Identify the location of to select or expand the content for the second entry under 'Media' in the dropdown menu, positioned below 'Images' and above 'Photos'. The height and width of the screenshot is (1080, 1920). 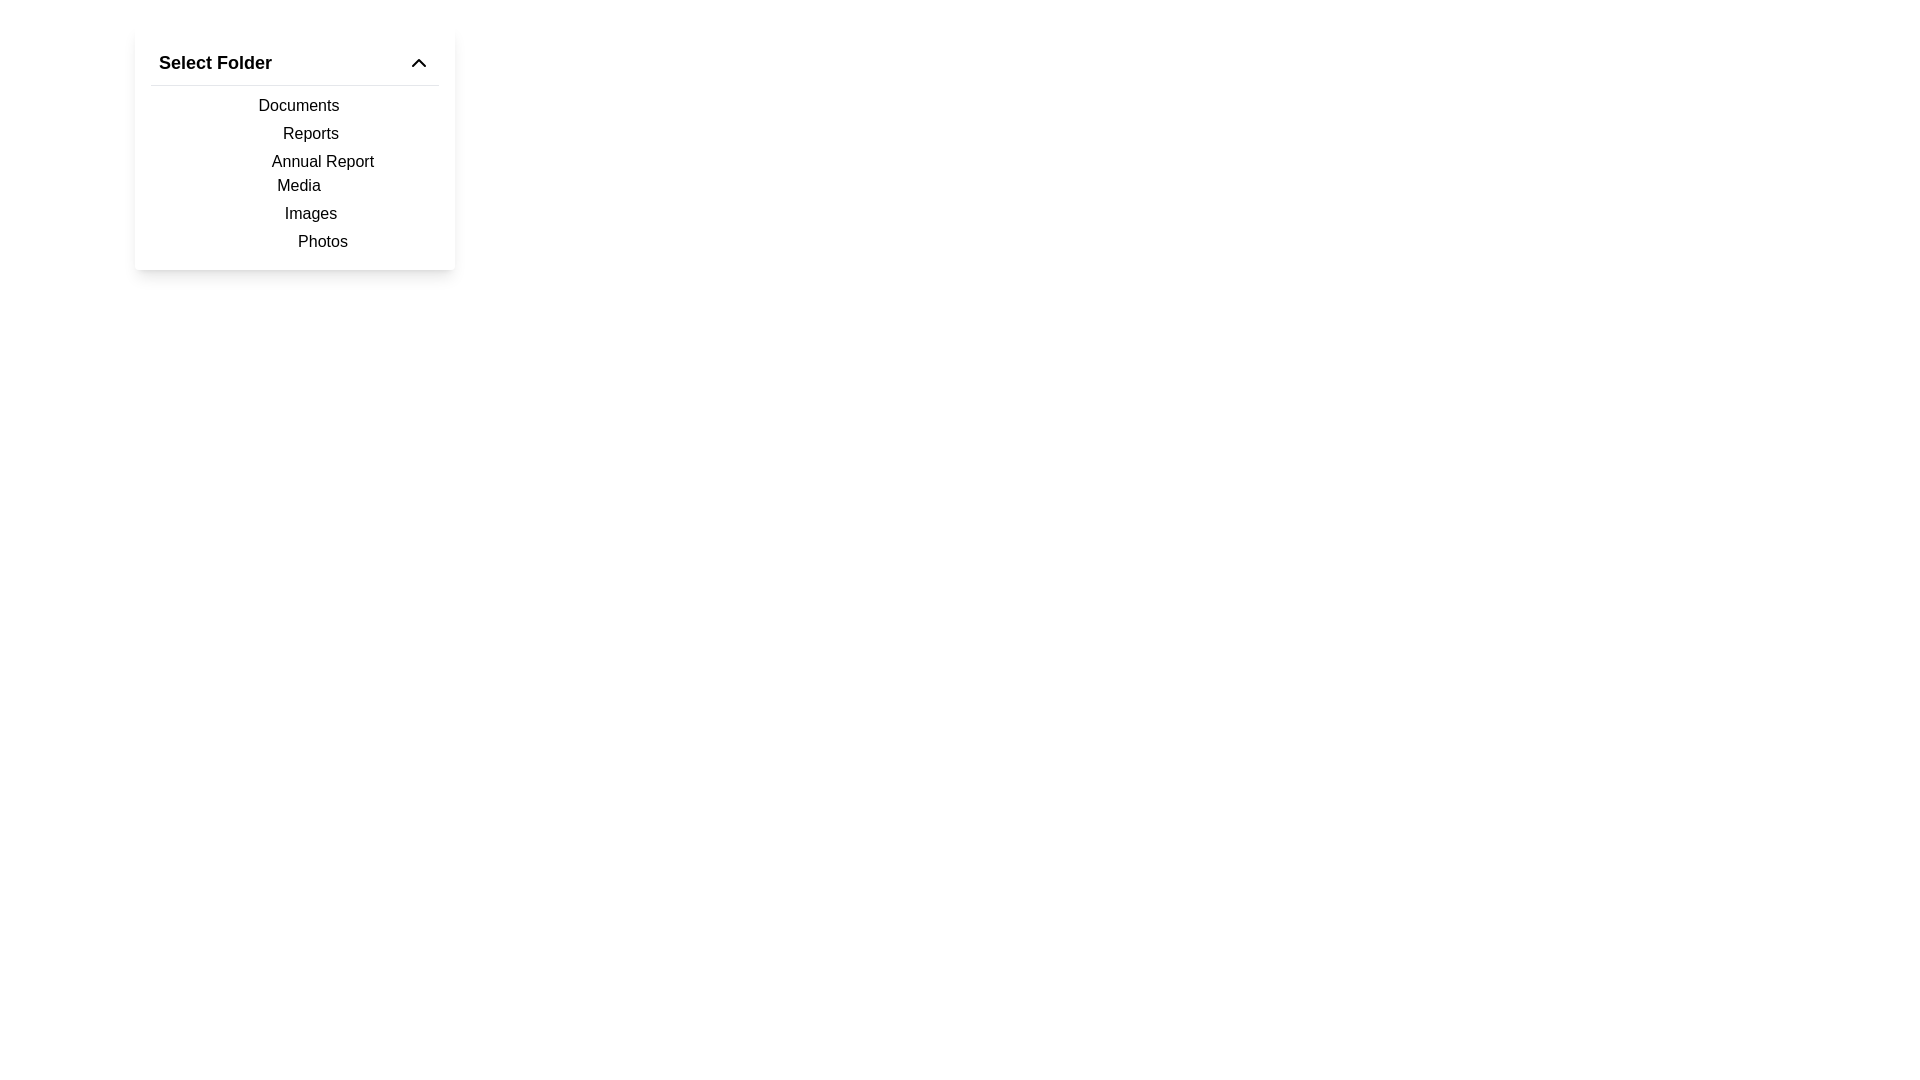
(293, 213).